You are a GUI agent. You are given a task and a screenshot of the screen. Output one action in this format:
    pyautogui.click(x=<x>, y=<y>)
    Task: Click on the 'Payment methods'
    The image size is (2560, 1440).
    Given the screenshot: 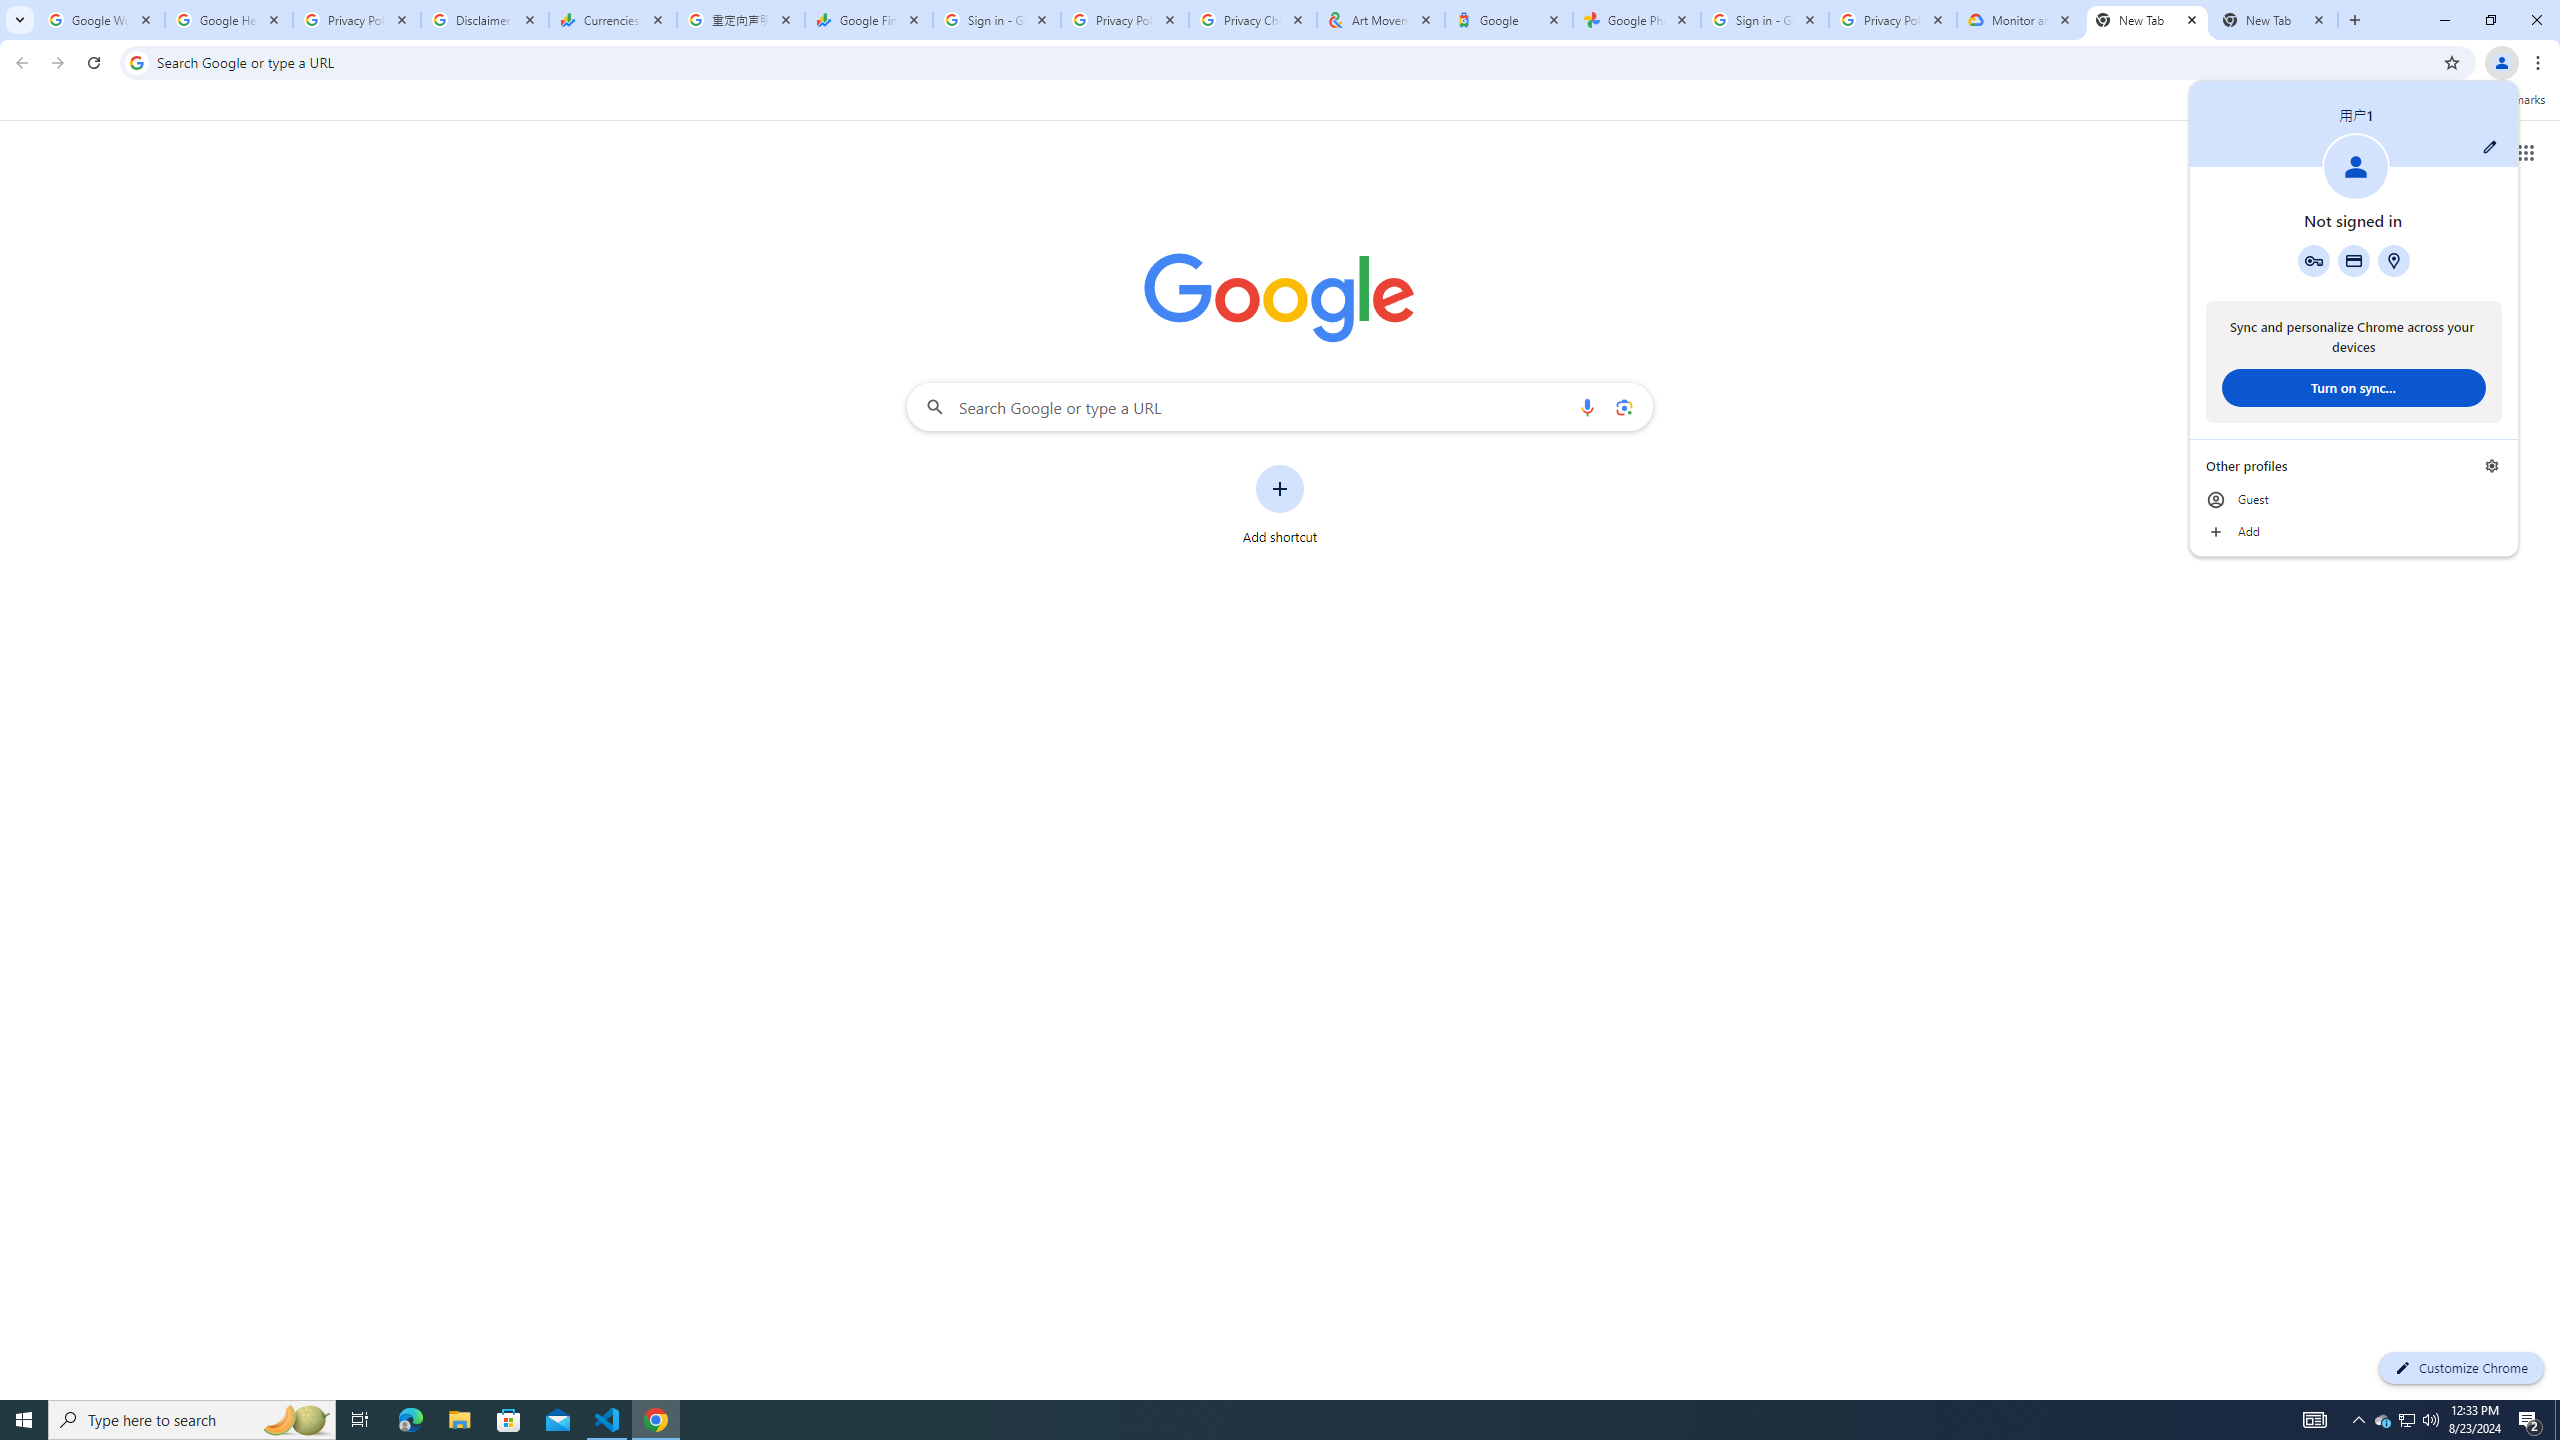 What is the action you would take?
    pyautogui.click(x=2352, y=260)
    